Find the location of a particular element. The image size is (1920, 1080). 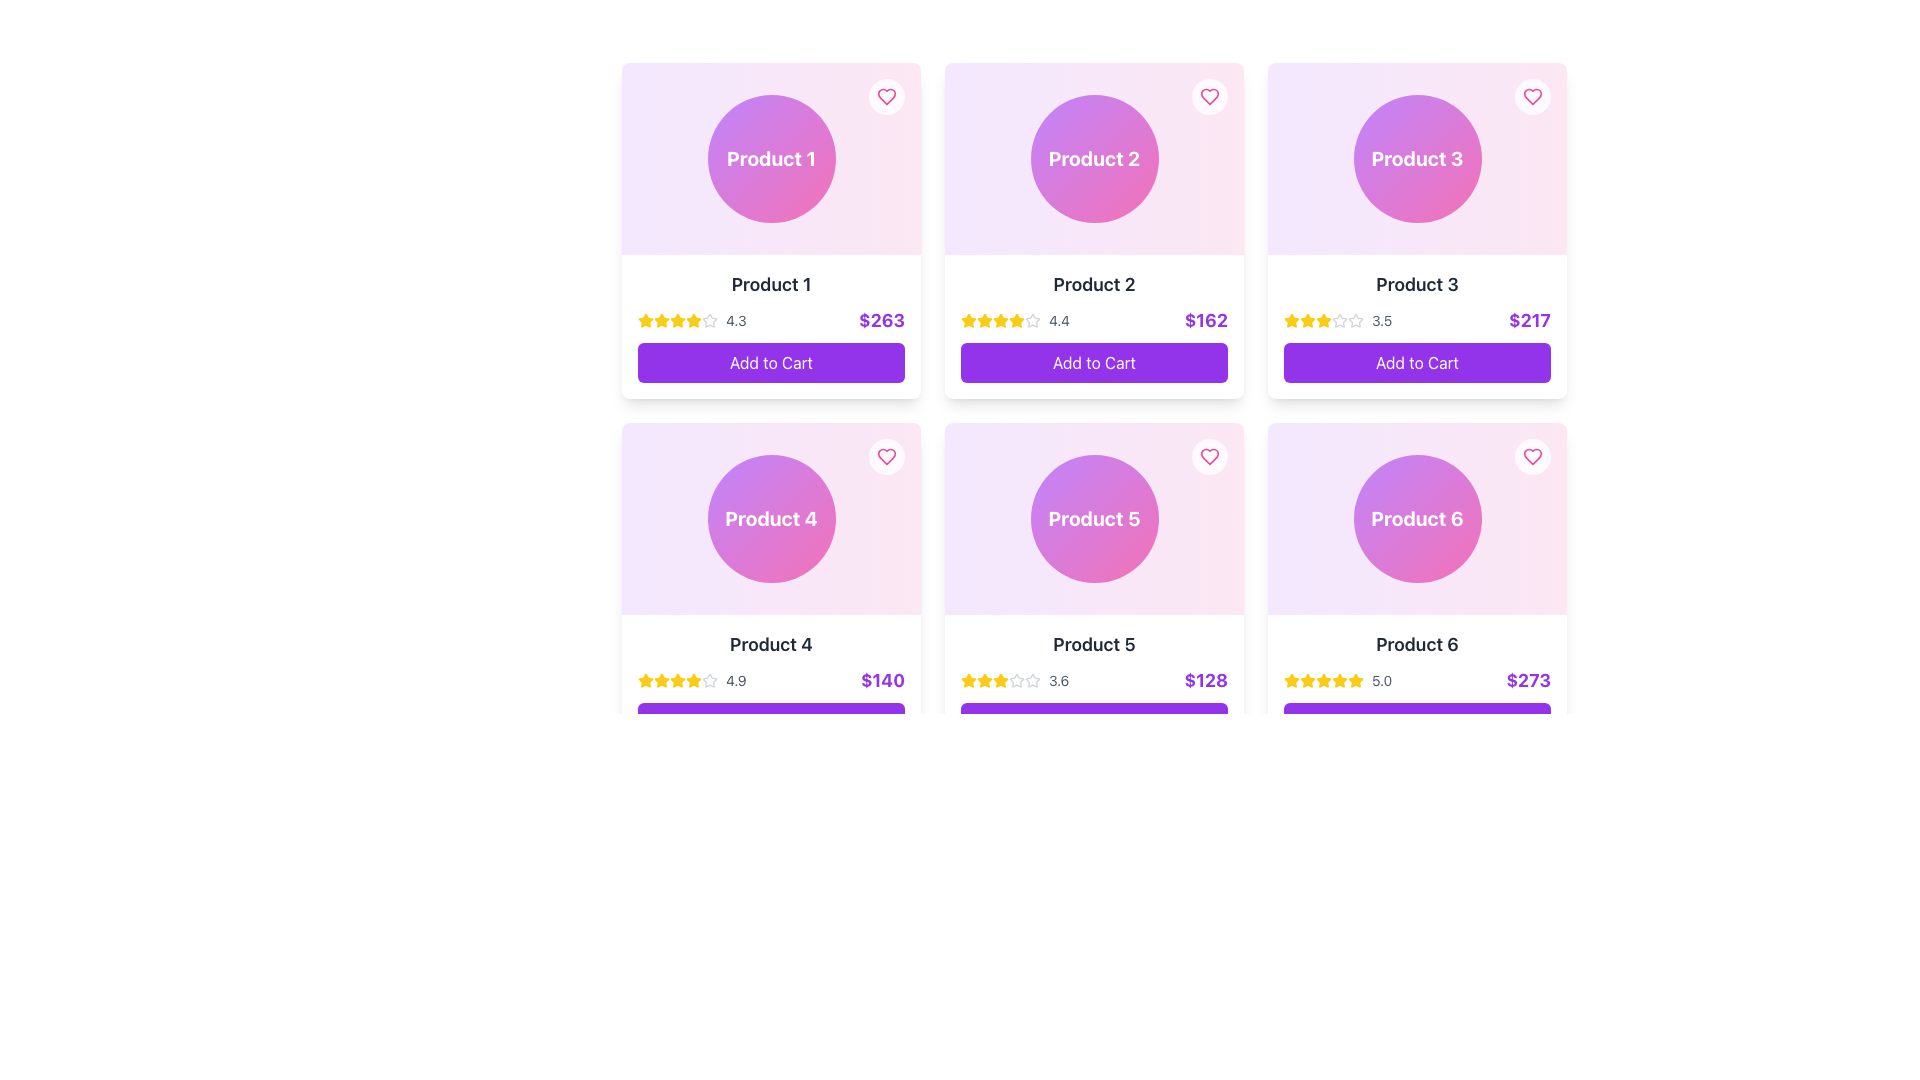

the pink heart icon in the top-right corner of the 'Product 4' card is located at coordinates (886, 456).